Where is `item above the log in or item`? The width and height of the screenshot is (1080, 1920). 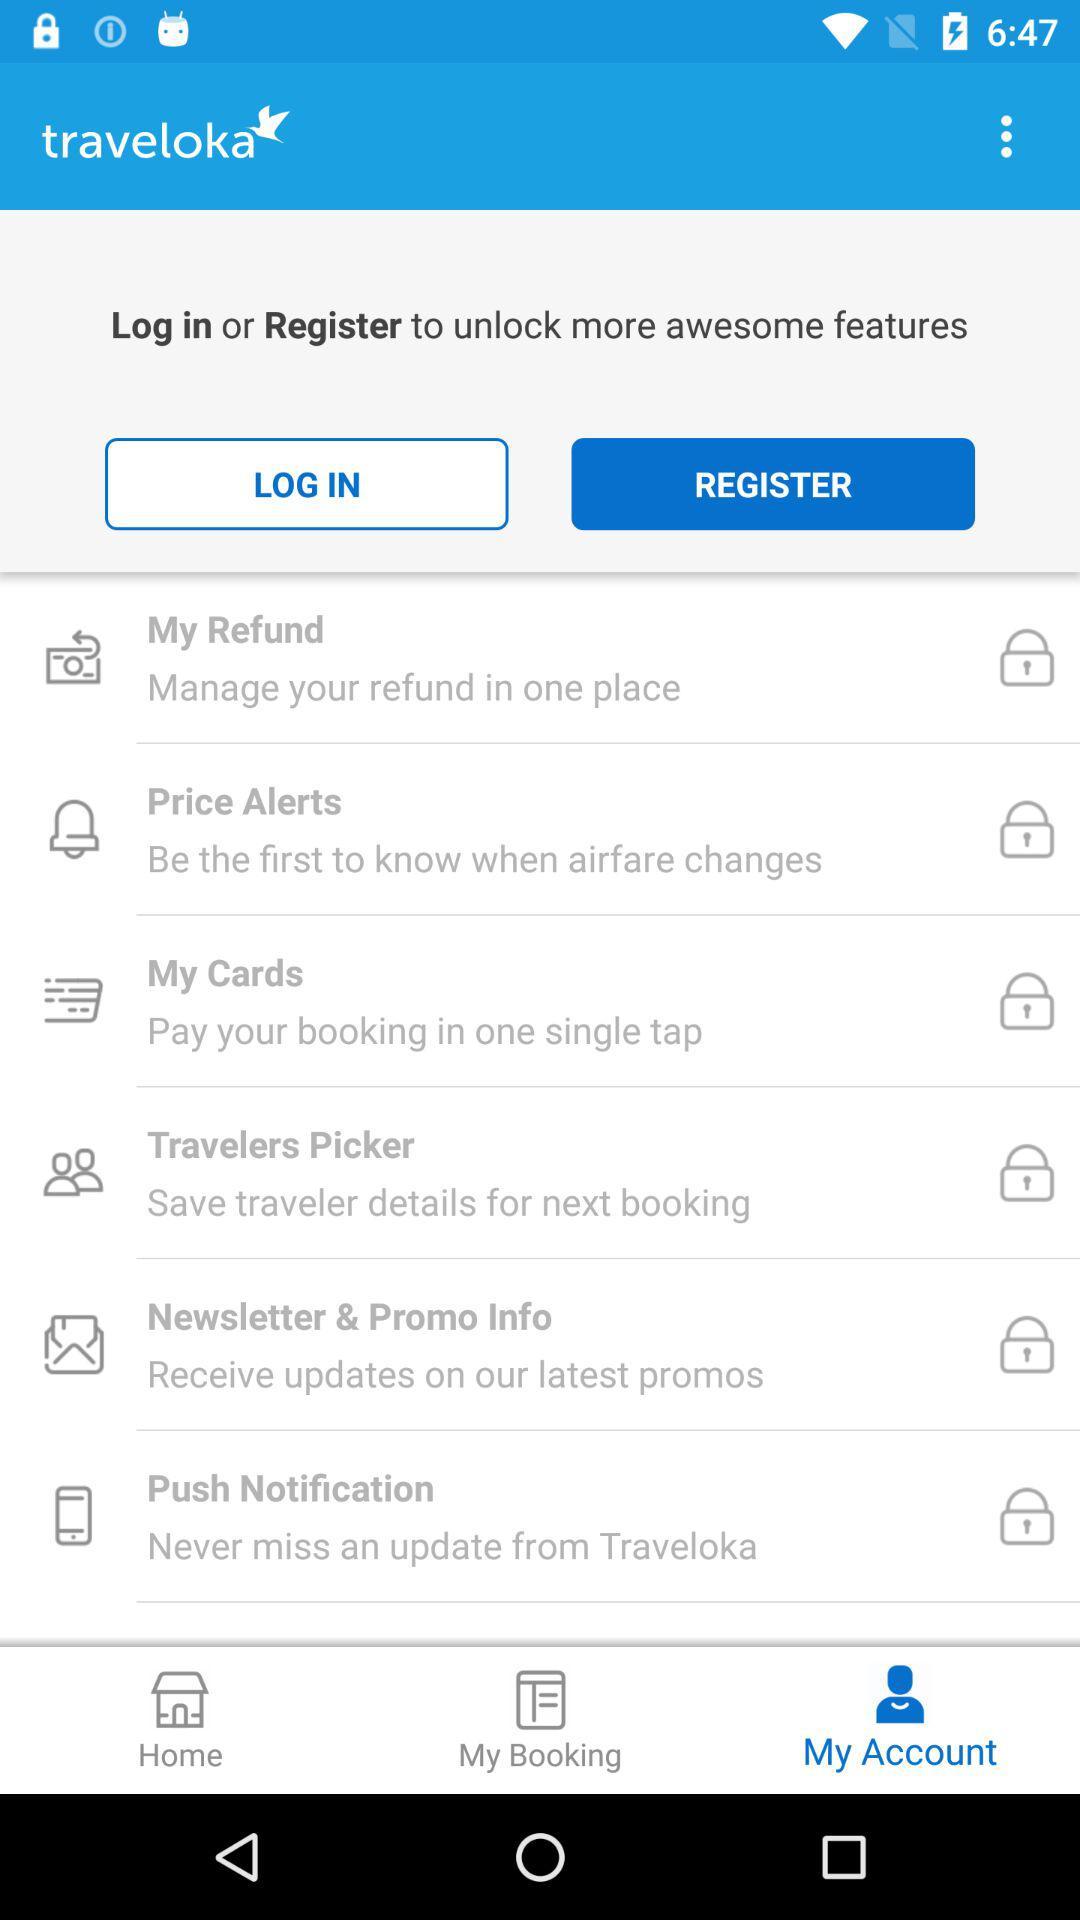
item above the log in or item is located at coordinates (1006, 135).